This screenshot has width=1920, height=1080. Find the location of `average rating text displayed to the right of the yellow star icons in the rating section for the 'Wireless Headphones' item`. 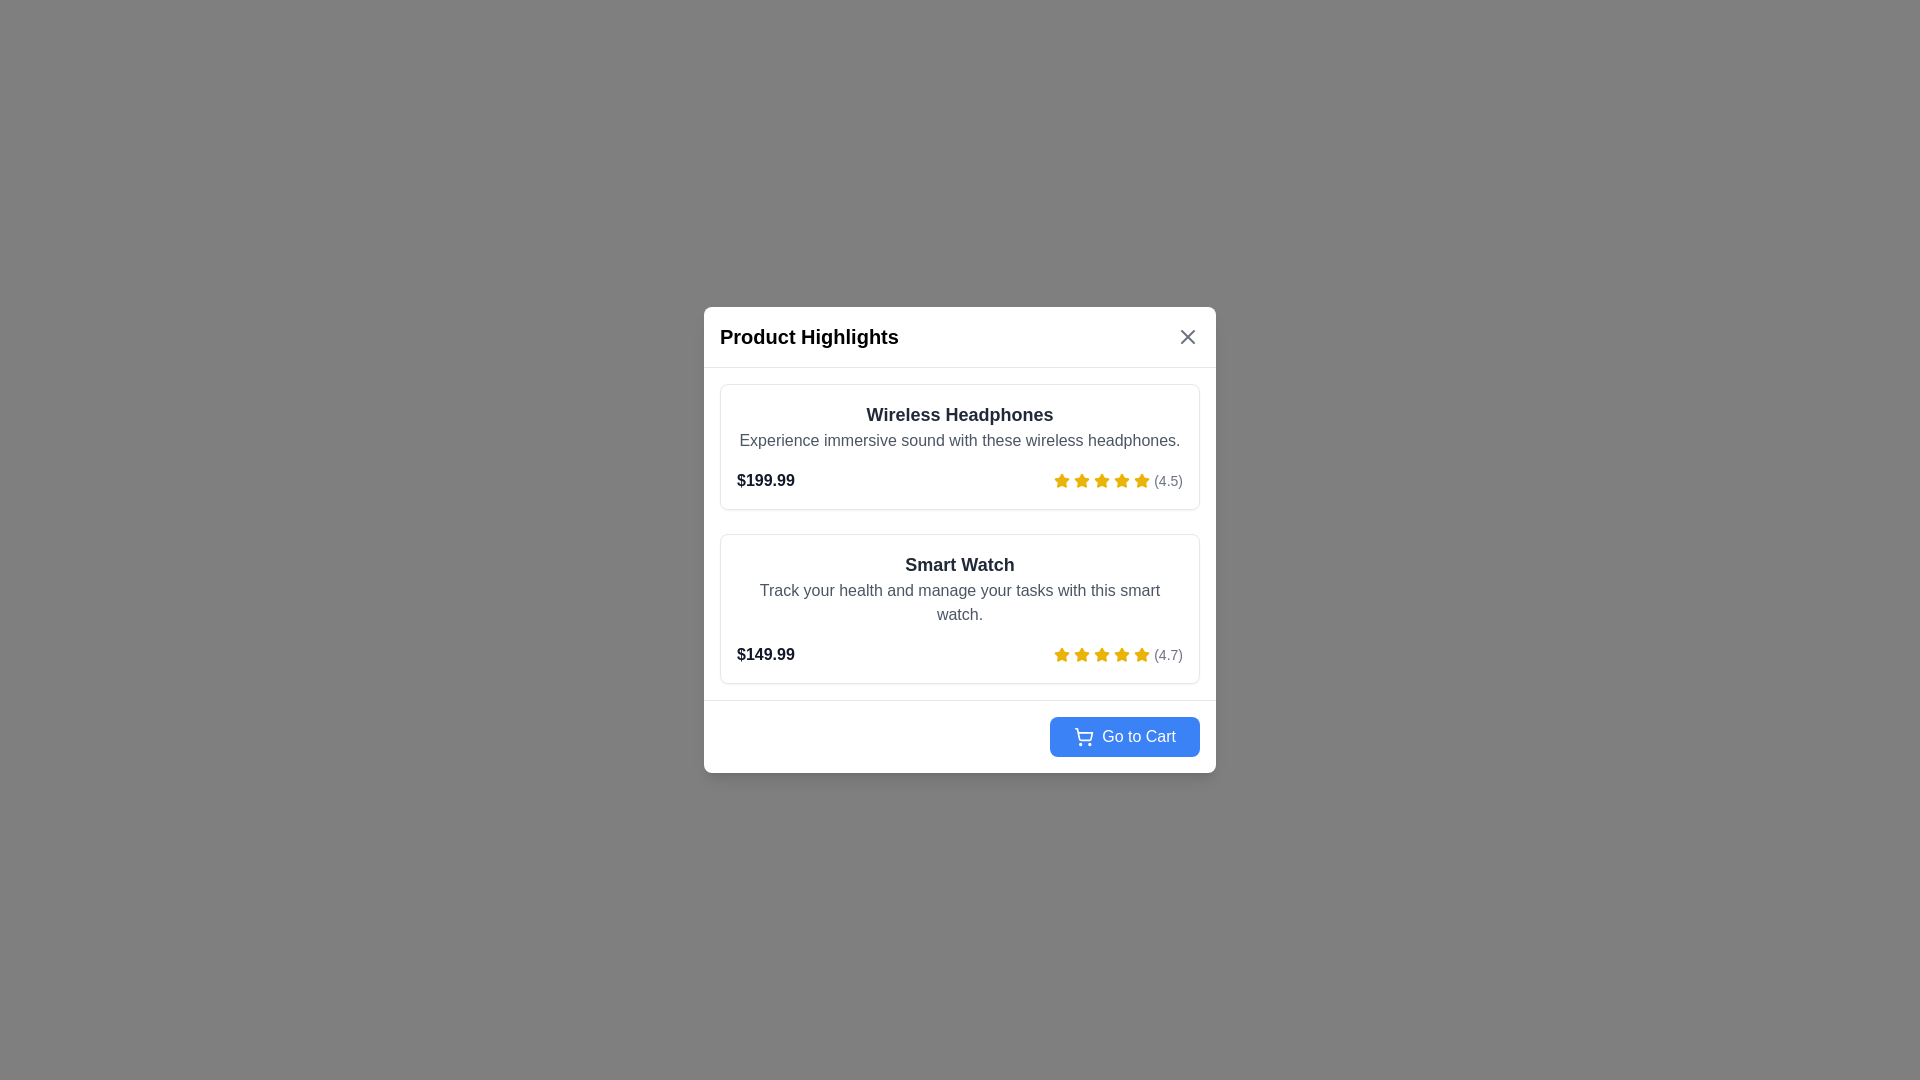

average rating text displayed to the right of the yellow star icons in the rating section for the 'Wireless Headphones' item is located at coordinates (1168, 481).